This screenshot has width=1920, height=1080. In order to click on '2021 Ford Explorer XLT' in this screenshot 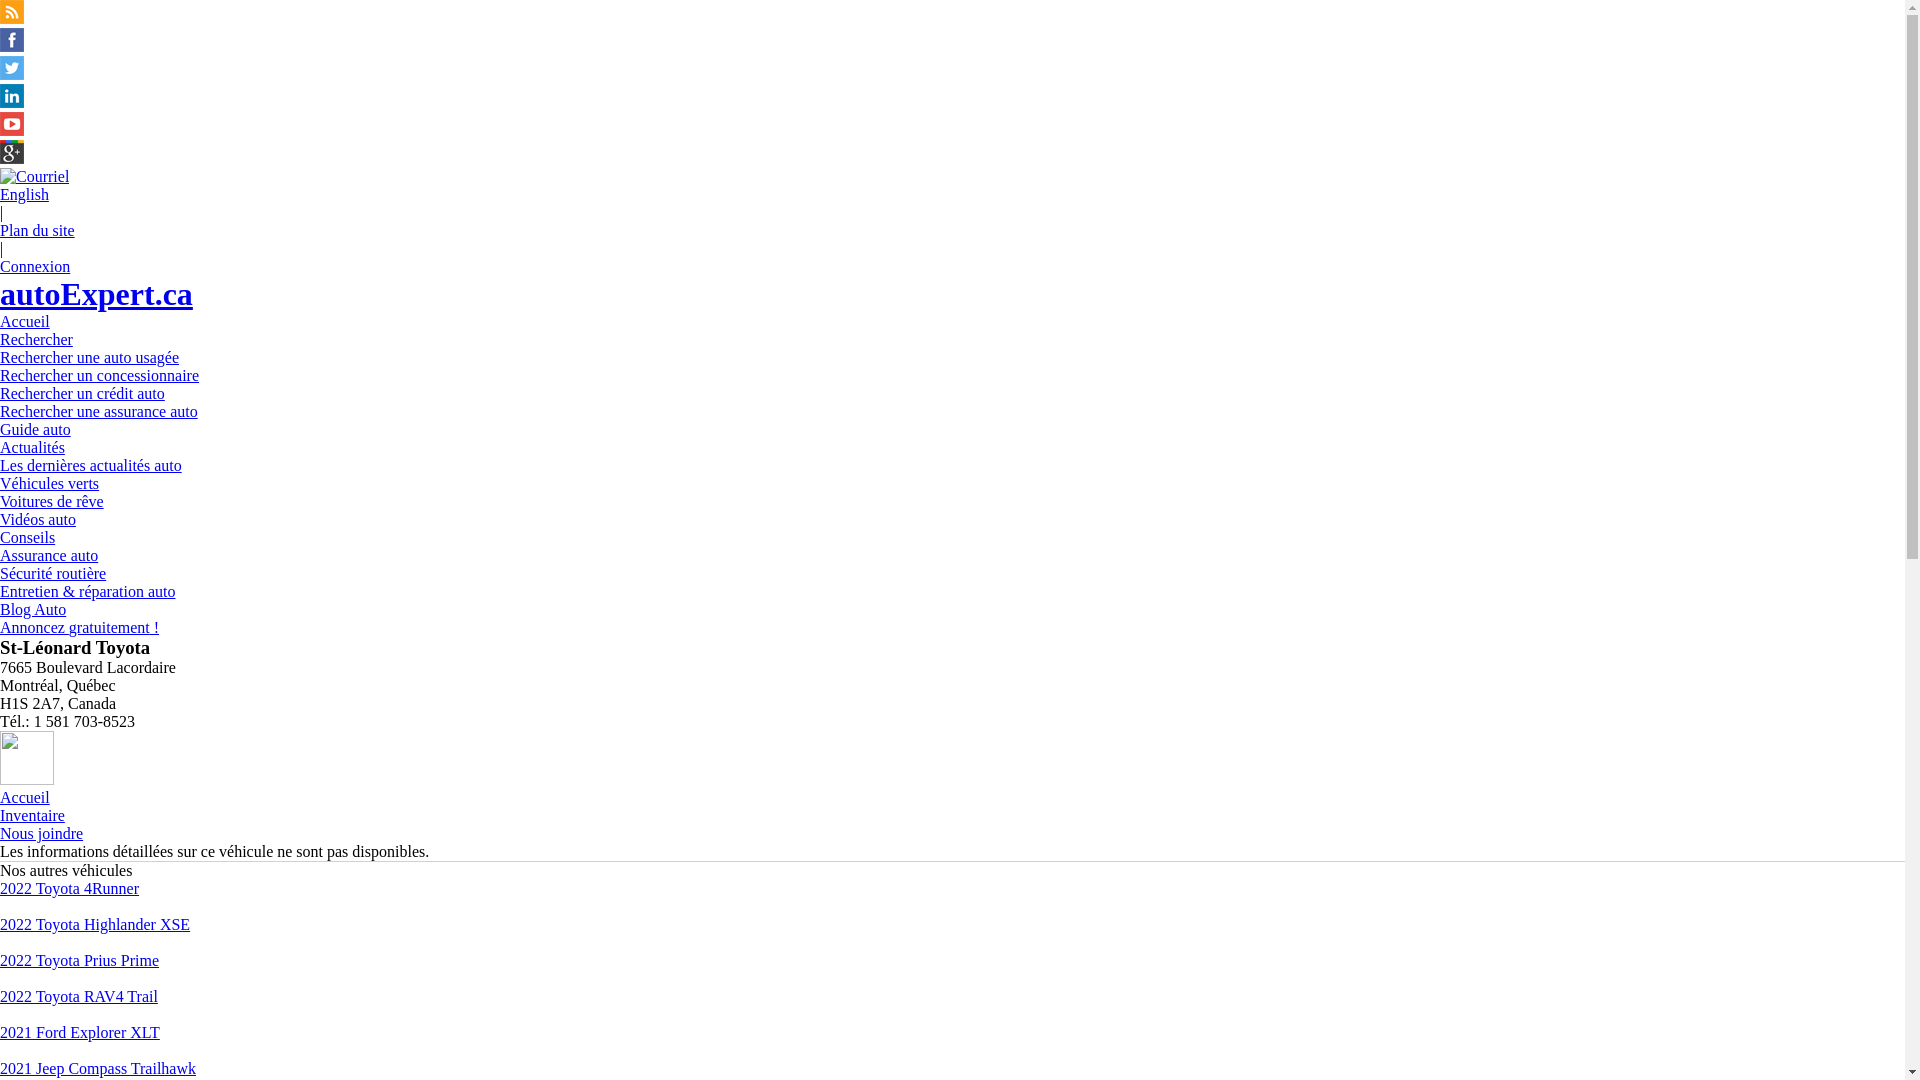, I will do `click(80, 1032)`.